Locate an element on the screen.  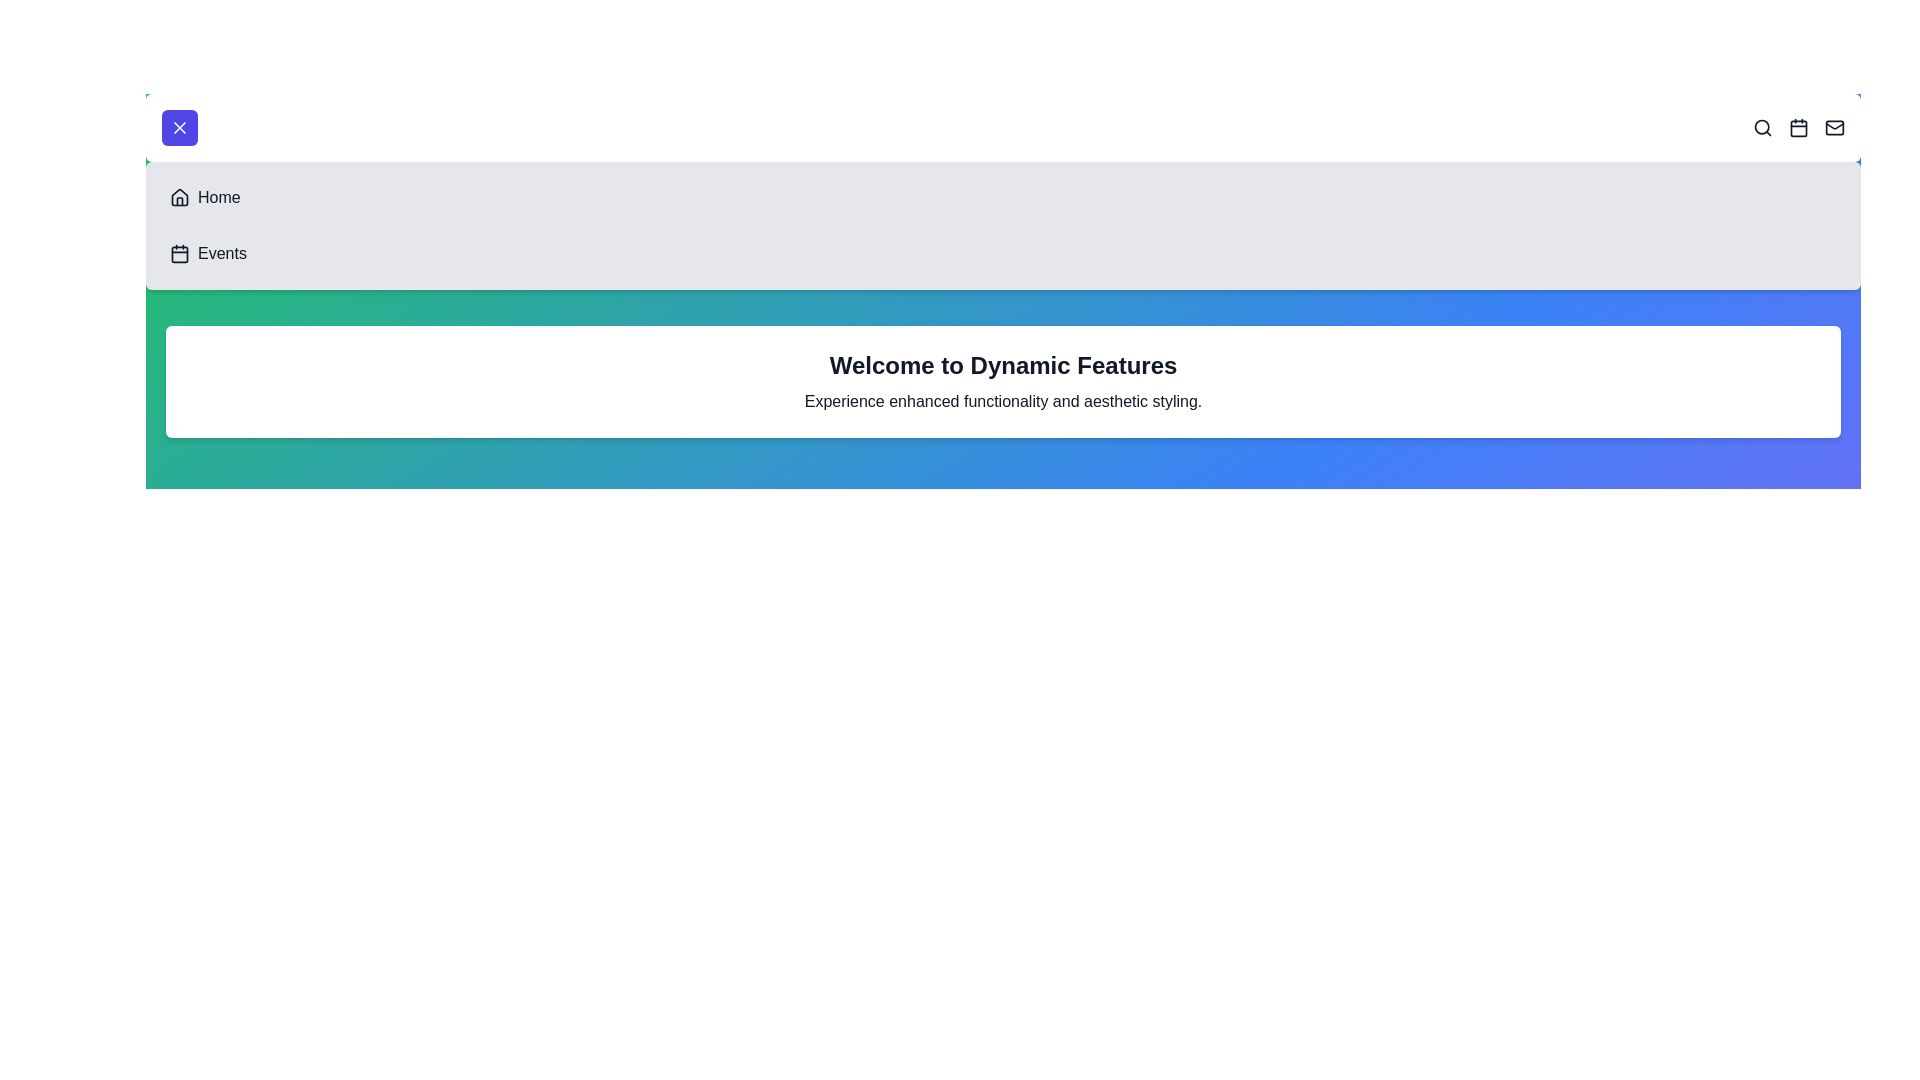
the navigation menu item Events to navigate is located at coordinates (180, 253).